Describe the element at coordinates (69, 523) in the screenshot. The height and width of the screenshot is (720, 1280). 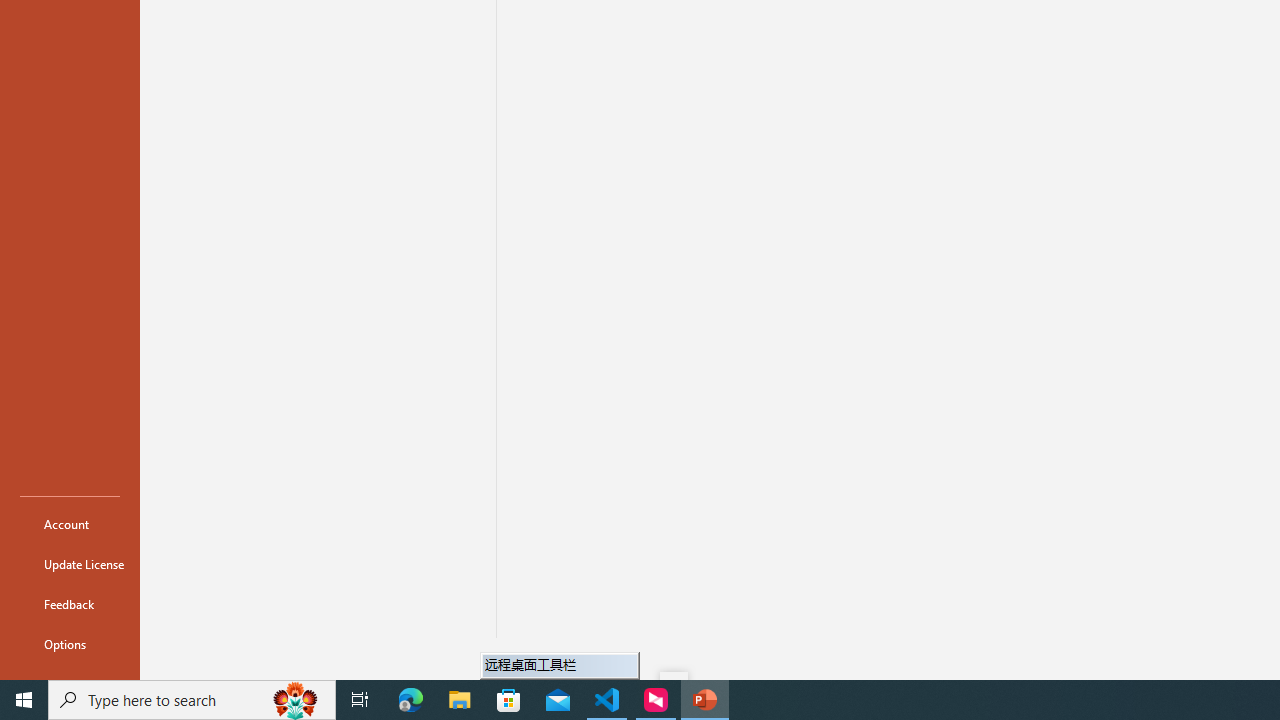
I see `'Account'` at that location.